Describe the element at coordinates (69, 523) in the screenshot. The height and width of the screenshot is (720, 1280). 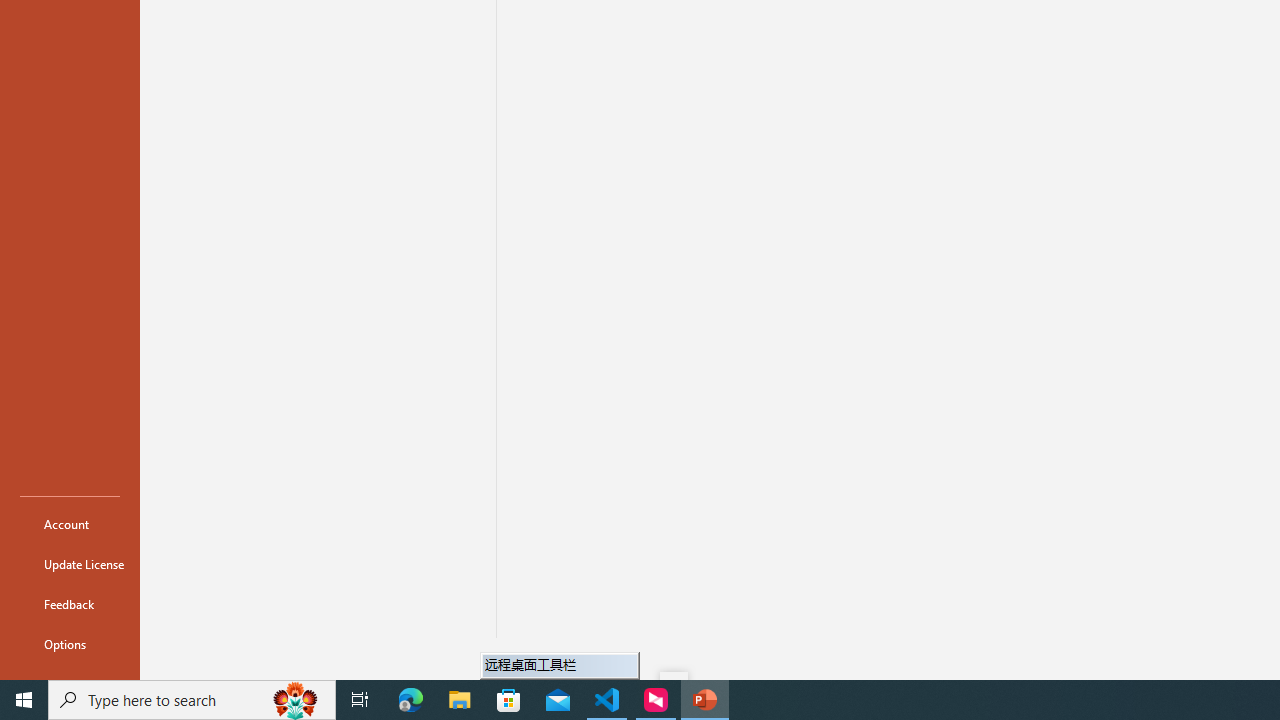
I see `'Account'` at that location.